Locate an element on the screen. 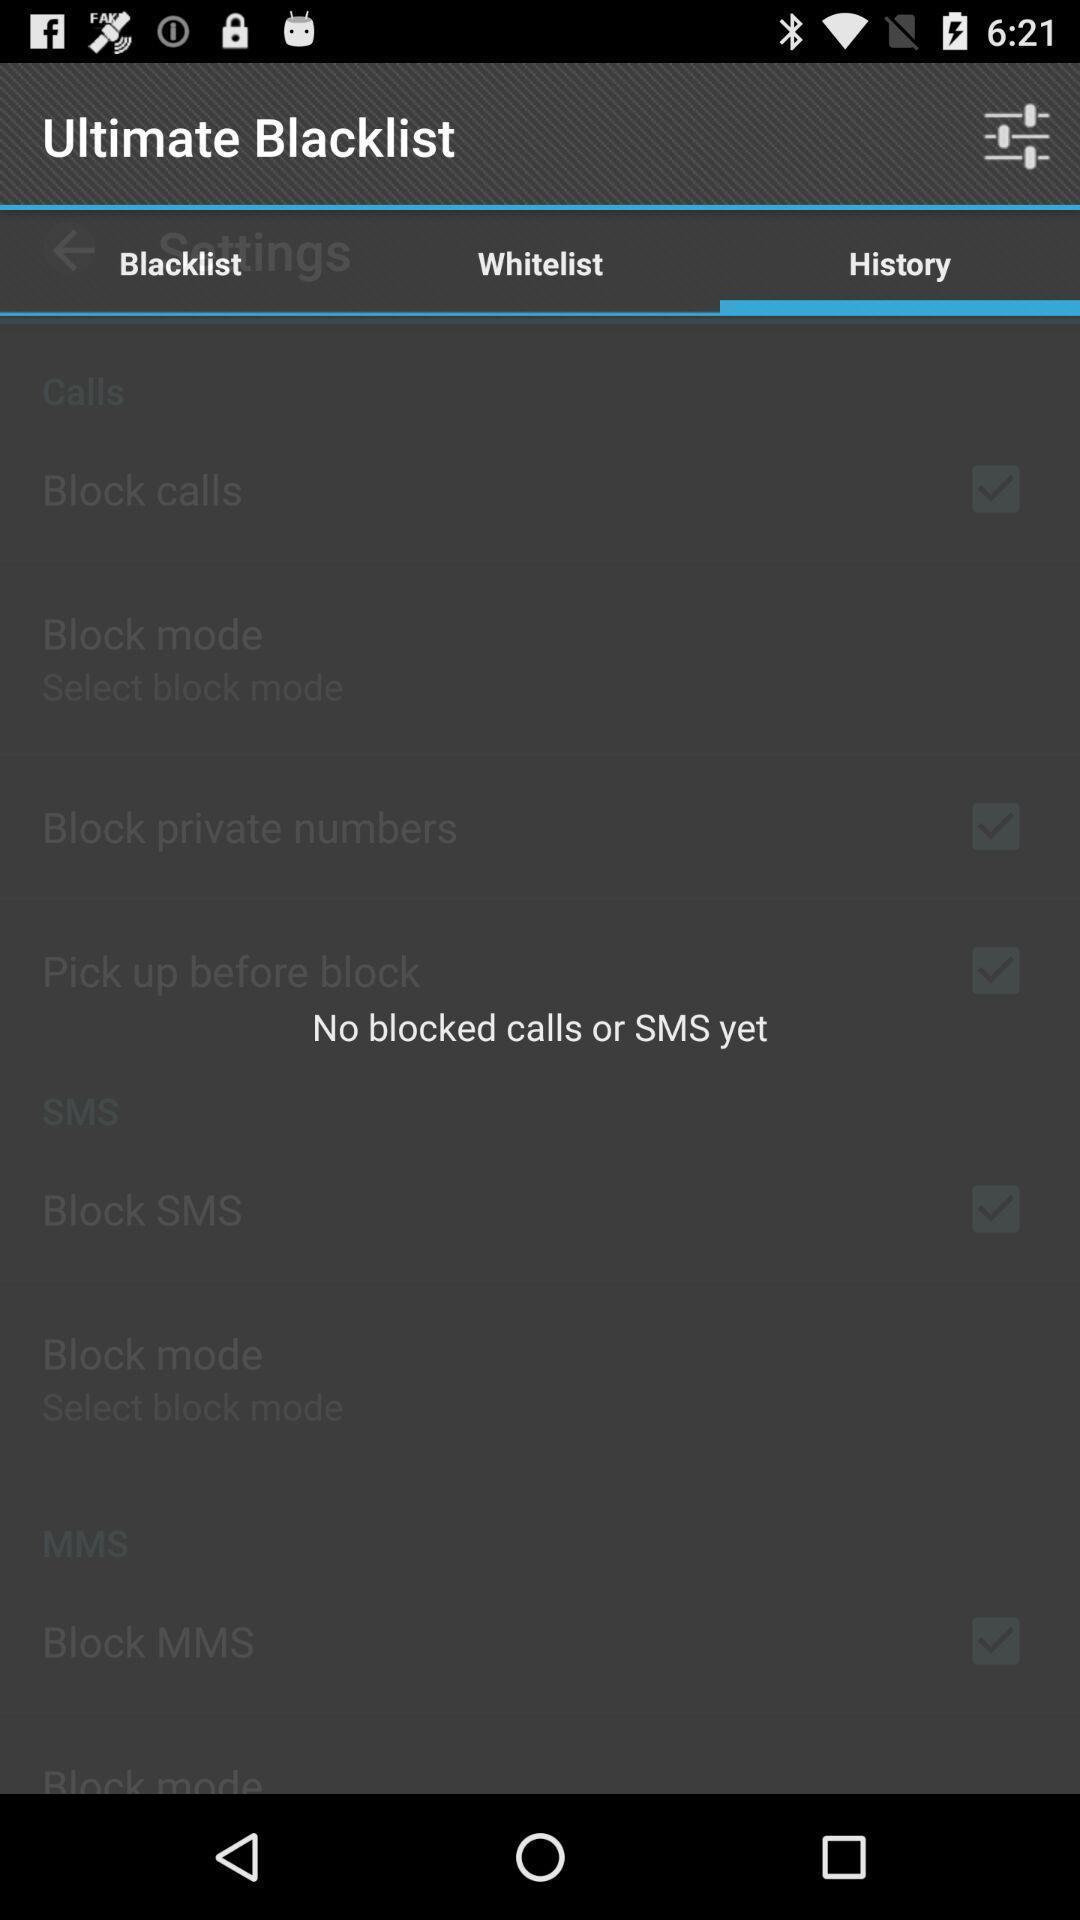 Image resolution: width=1080 pixels, height=1920 pixels. the history icon is located at coordinates (898, 261).